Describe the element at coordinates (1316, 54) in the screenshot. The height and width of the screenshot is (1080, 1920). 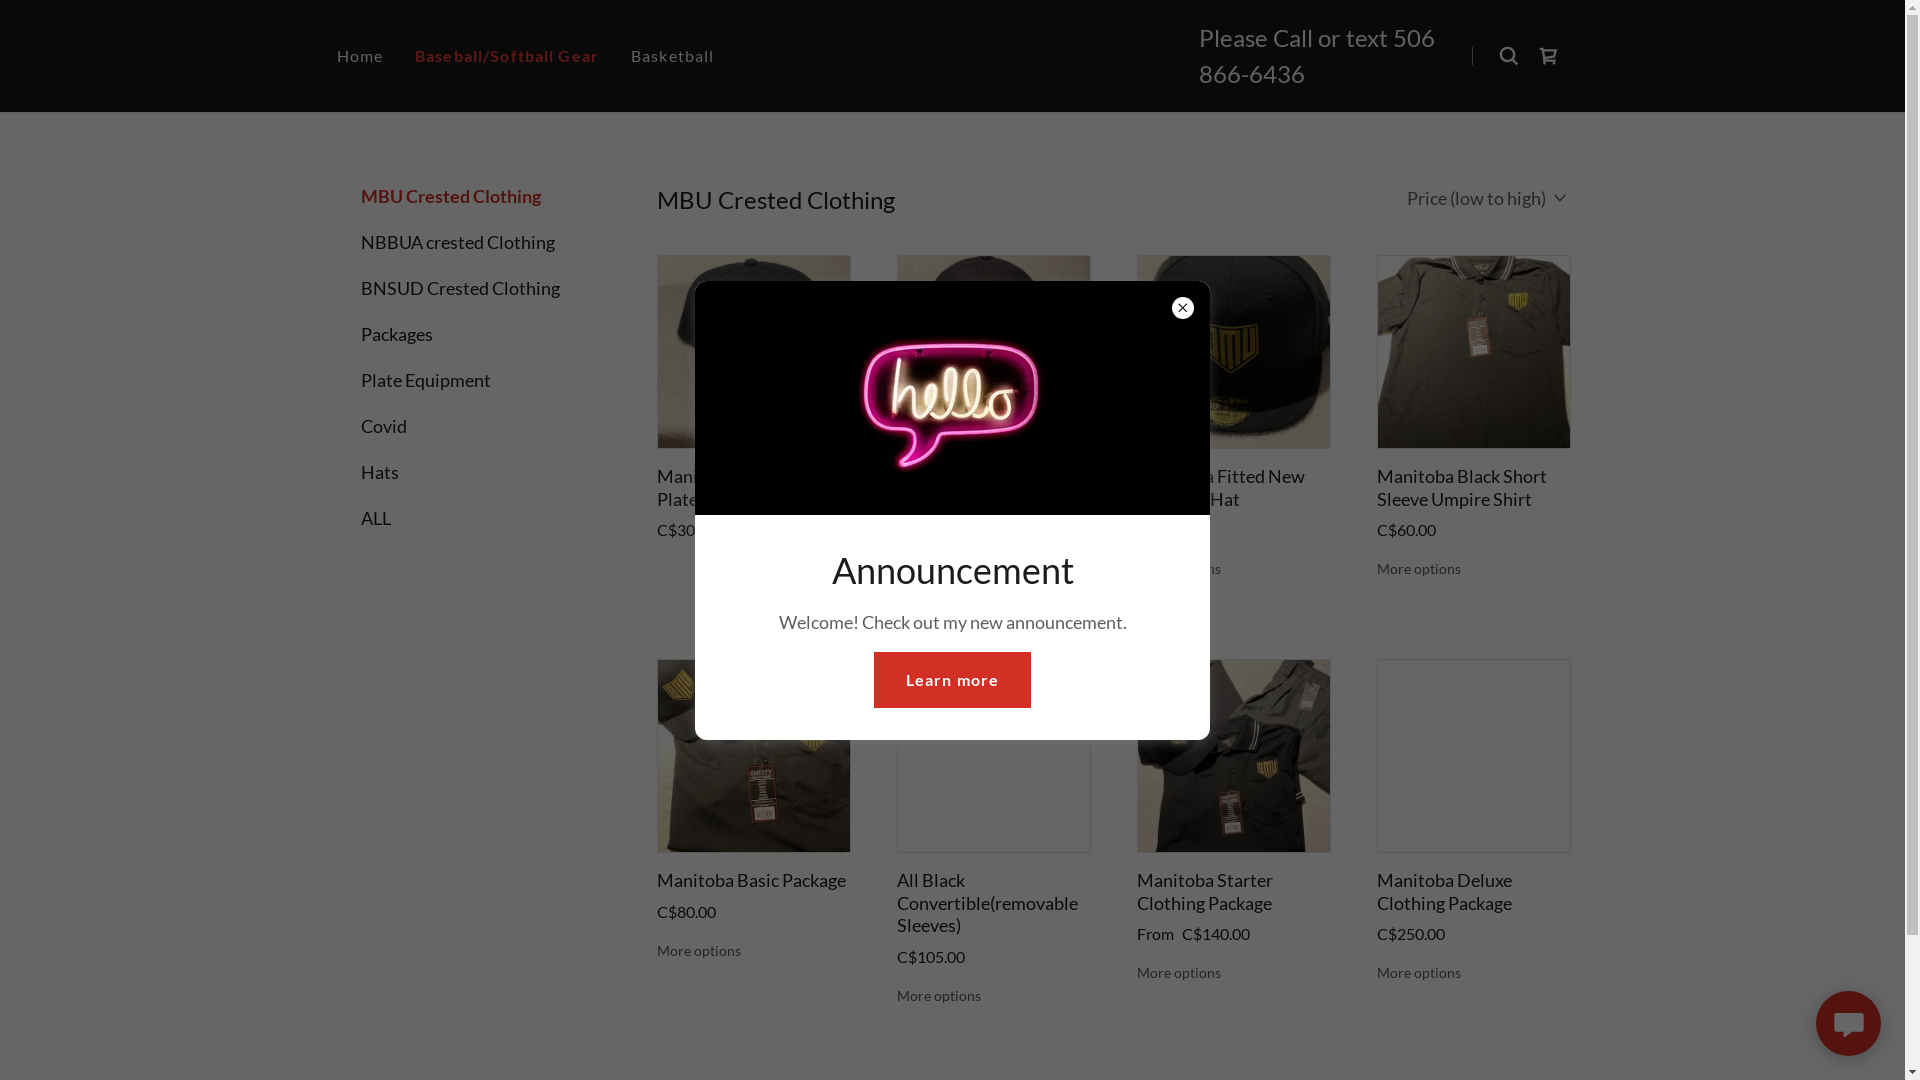
I see `'506 866-6436'` at that location.